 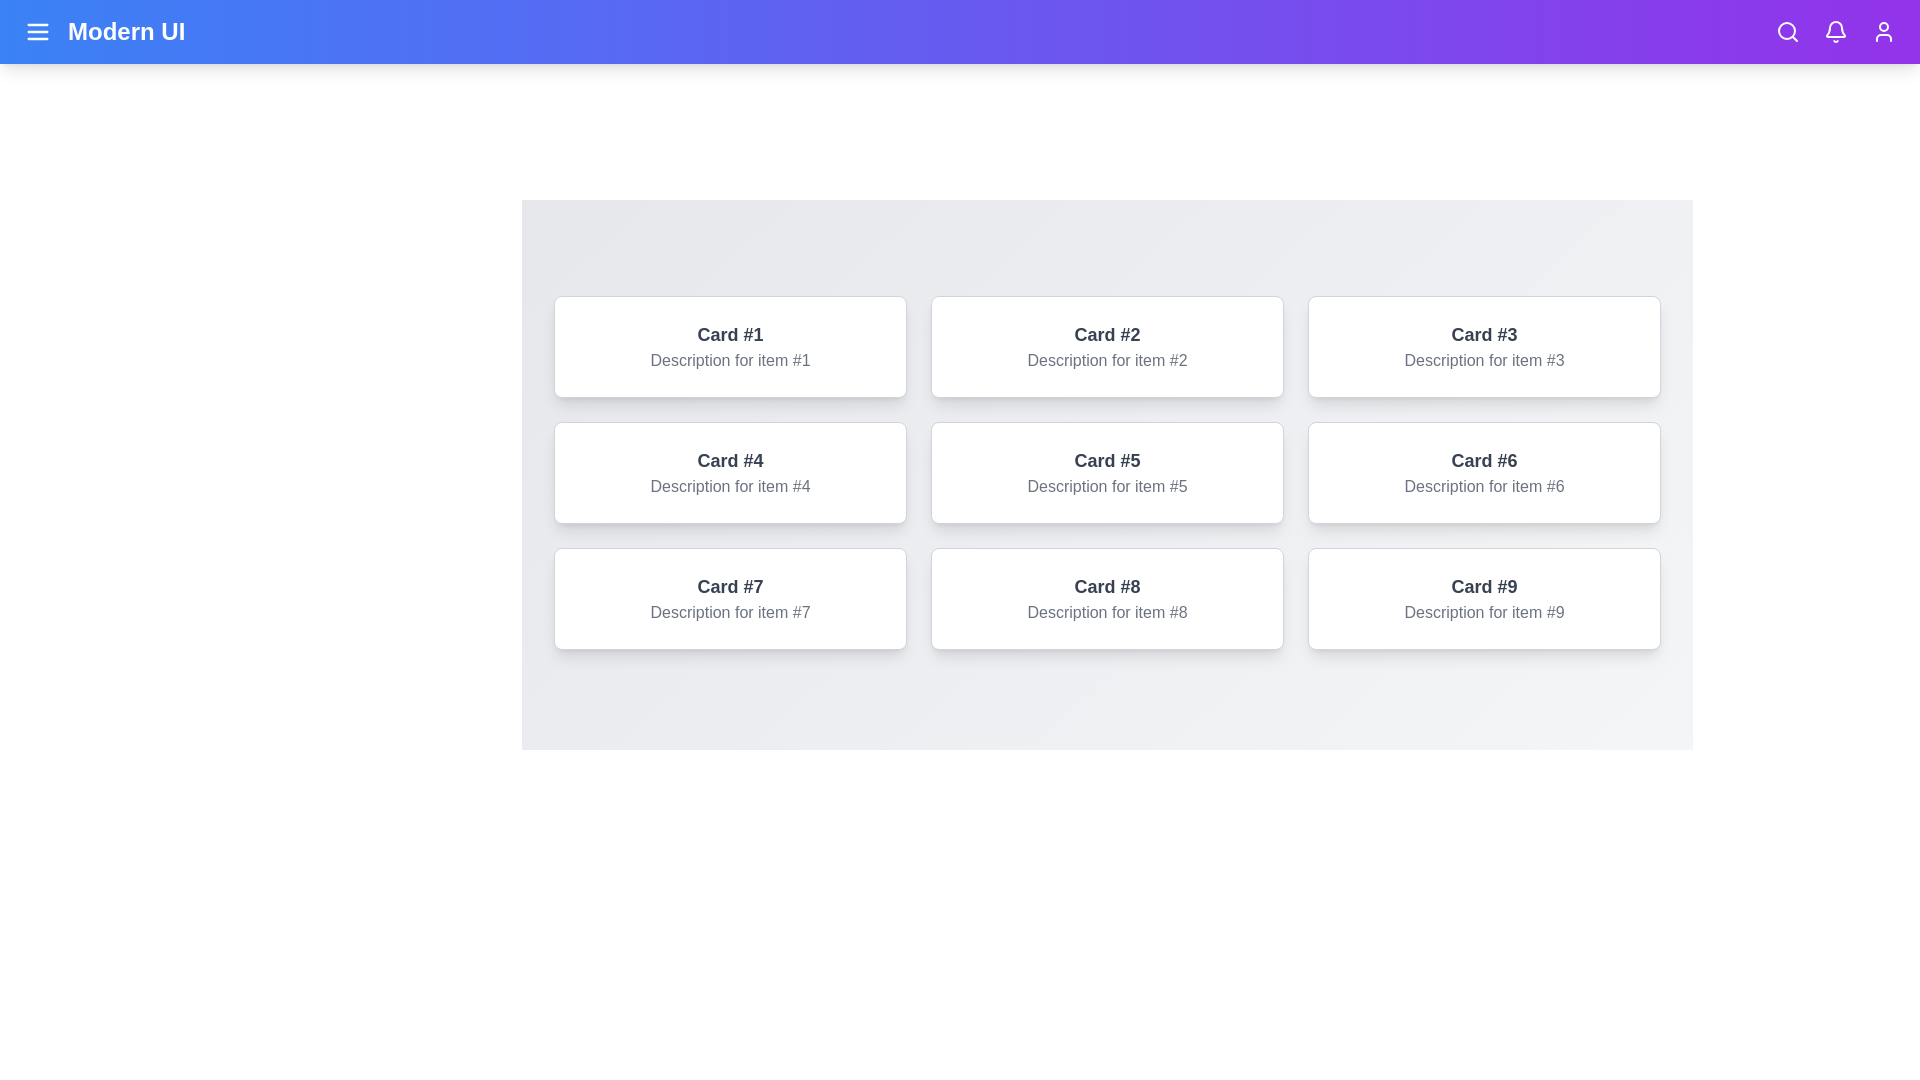 I want to click on the menu button to open the navigation drawer, so click(x=38, y=31).